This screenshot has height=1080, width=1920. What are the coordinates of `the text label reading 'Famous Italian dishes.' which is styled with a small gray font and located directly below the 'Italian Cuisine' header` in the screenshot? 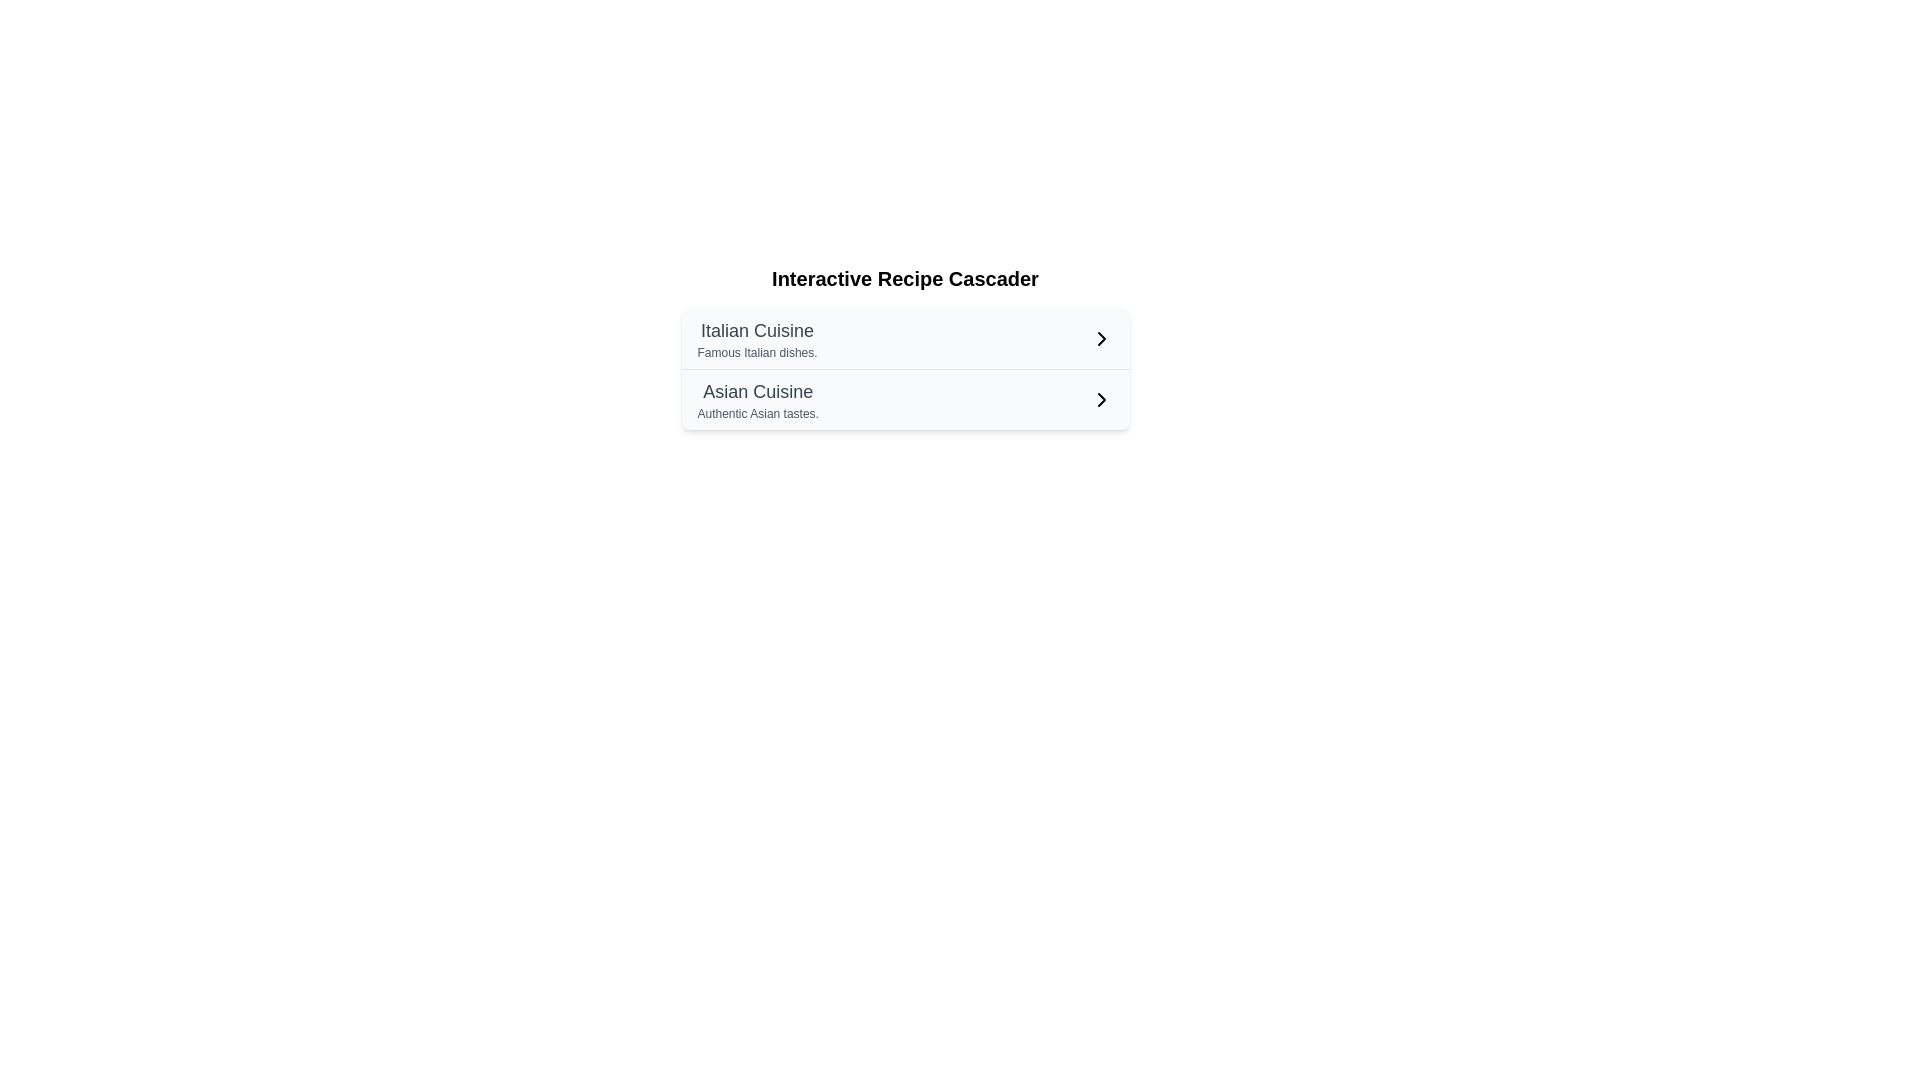 It's located at (756, 352).